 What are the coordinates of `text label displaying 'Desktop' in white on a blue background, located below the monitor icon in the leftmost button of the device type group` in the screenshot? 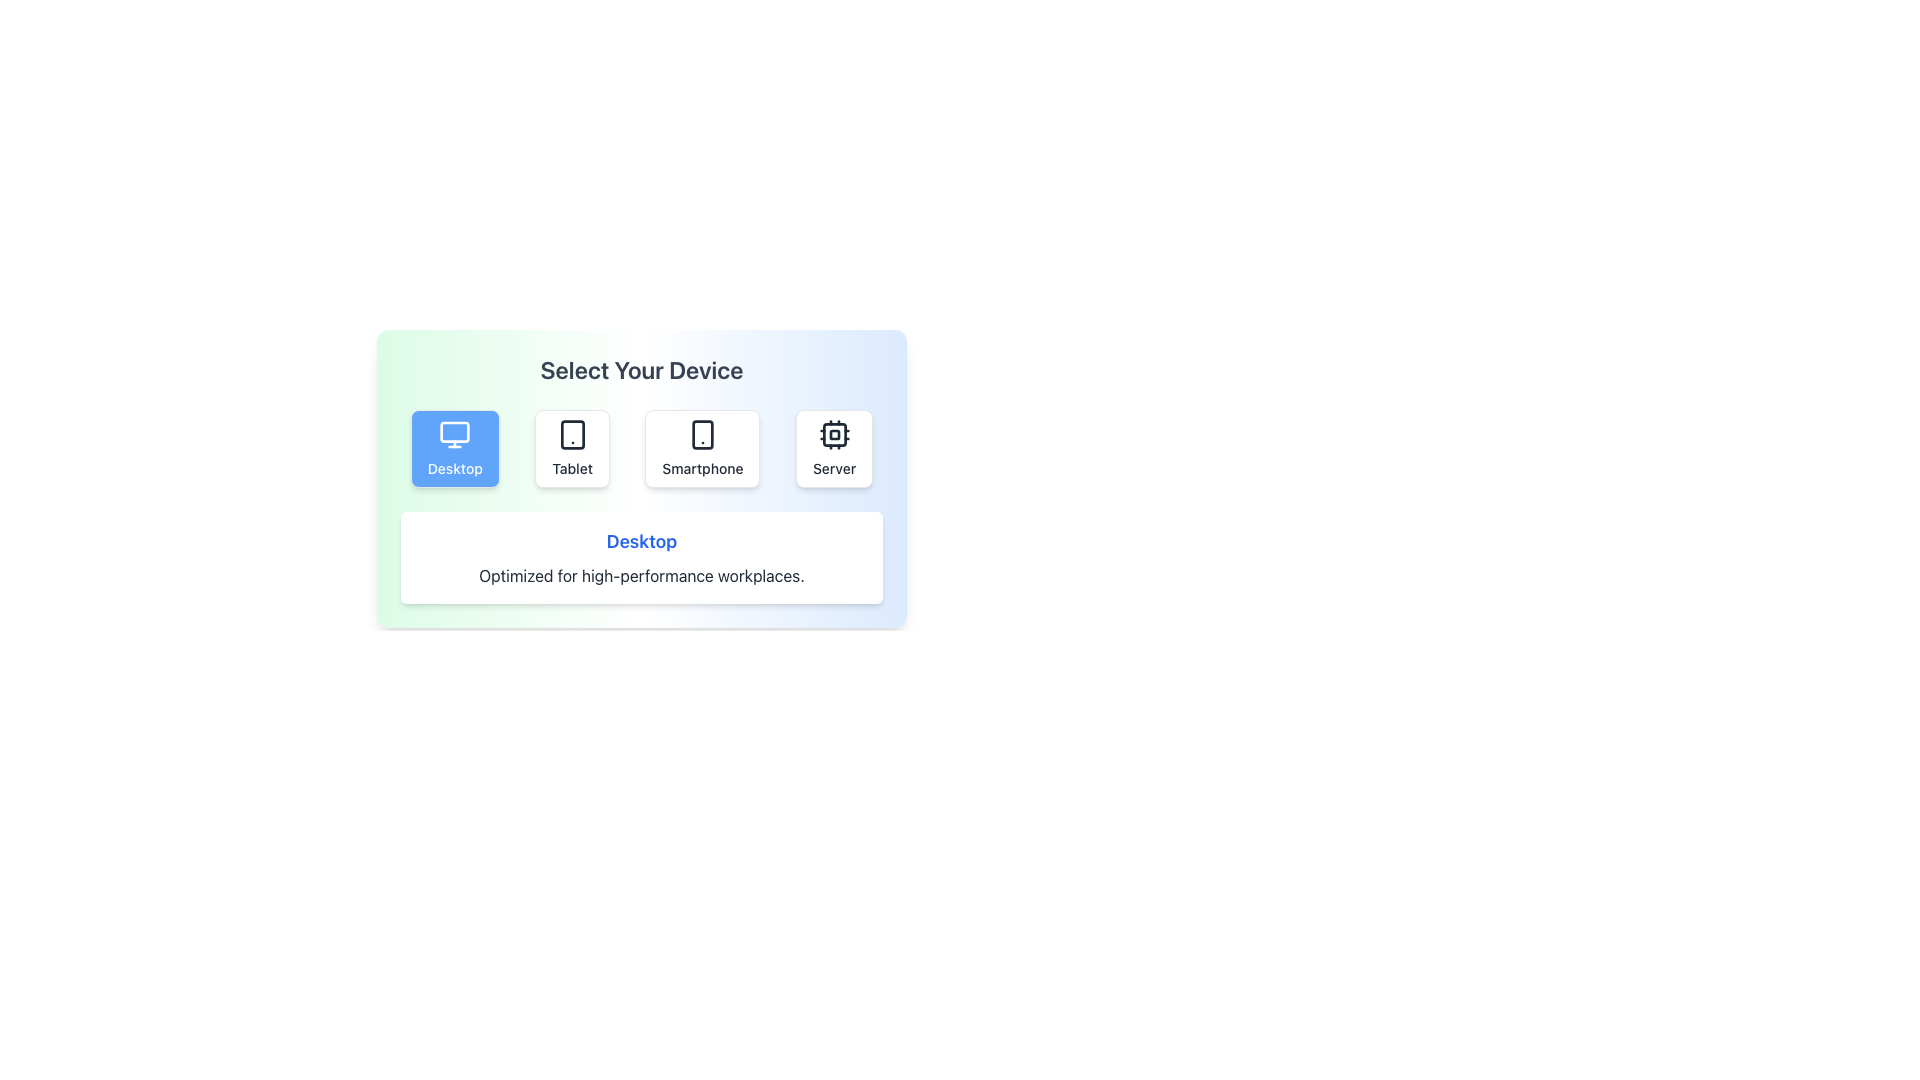 It's located at (454, 469).